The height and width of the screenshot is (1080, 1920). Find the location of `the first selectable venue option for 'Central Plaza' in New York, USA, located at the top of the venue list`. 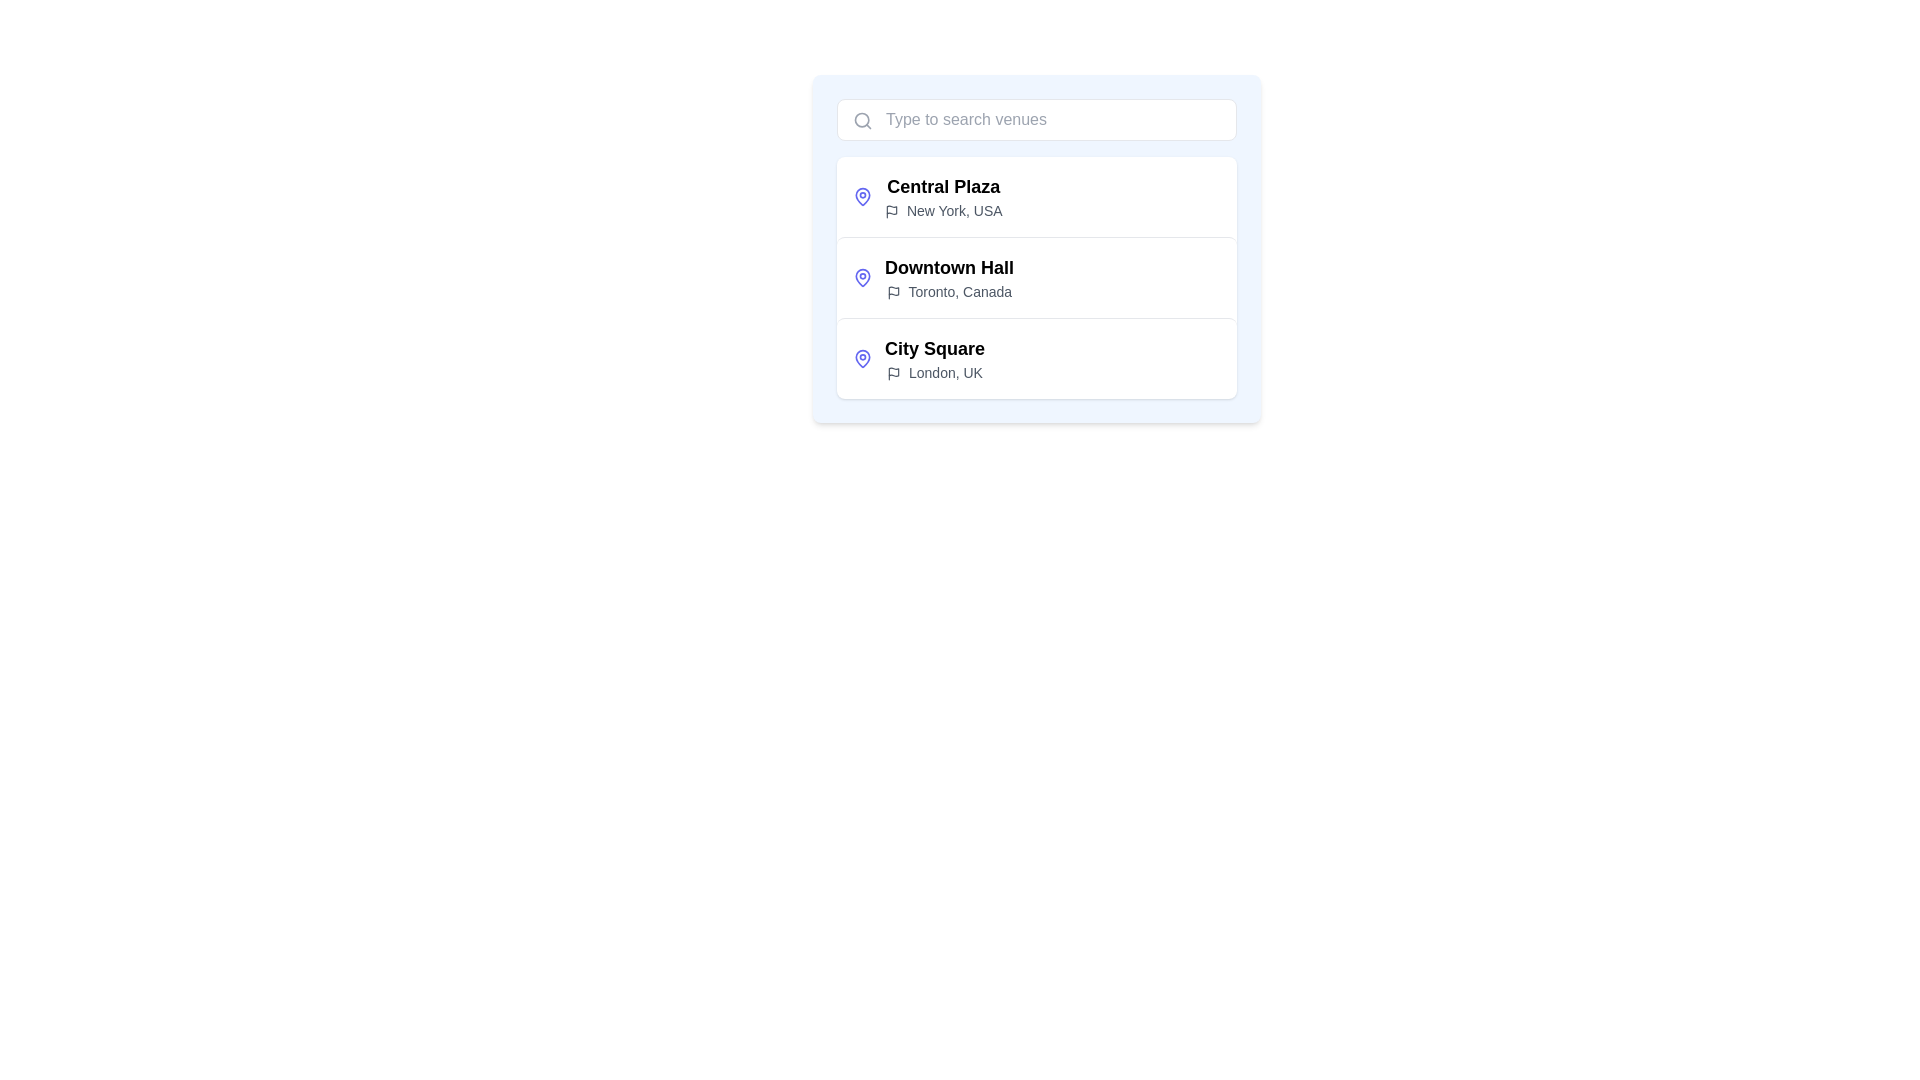

the first selectable venue option for 'Central Plaza' in New York, USA, located at the top of the venue list is located at coordinates (942, 196).